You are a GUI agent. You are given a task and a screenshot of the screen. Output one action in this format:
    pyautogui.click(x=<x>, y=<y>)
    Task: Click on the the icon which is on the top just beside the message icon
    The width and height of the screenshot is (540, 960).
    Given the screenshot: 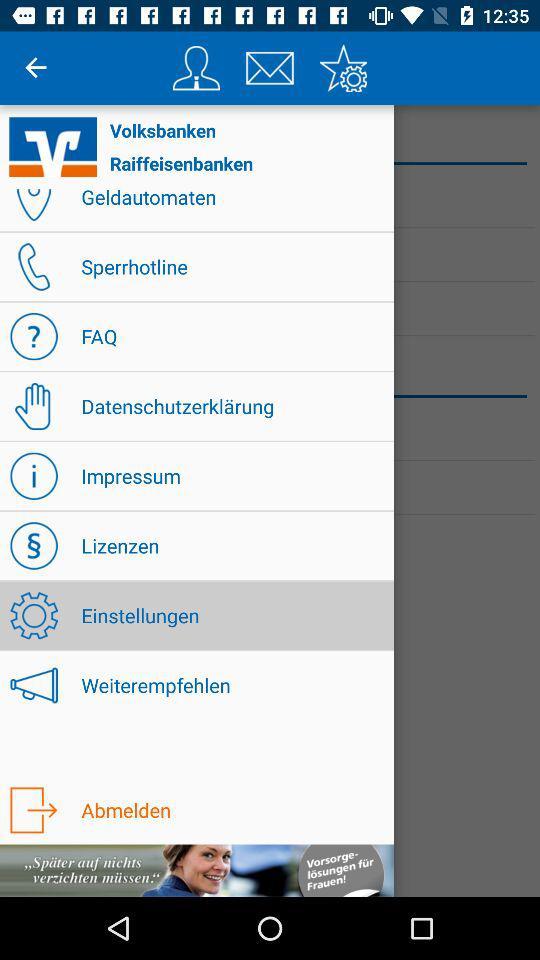 What is the action you would take?
    pyautogui.click(x=196, y=68)
    